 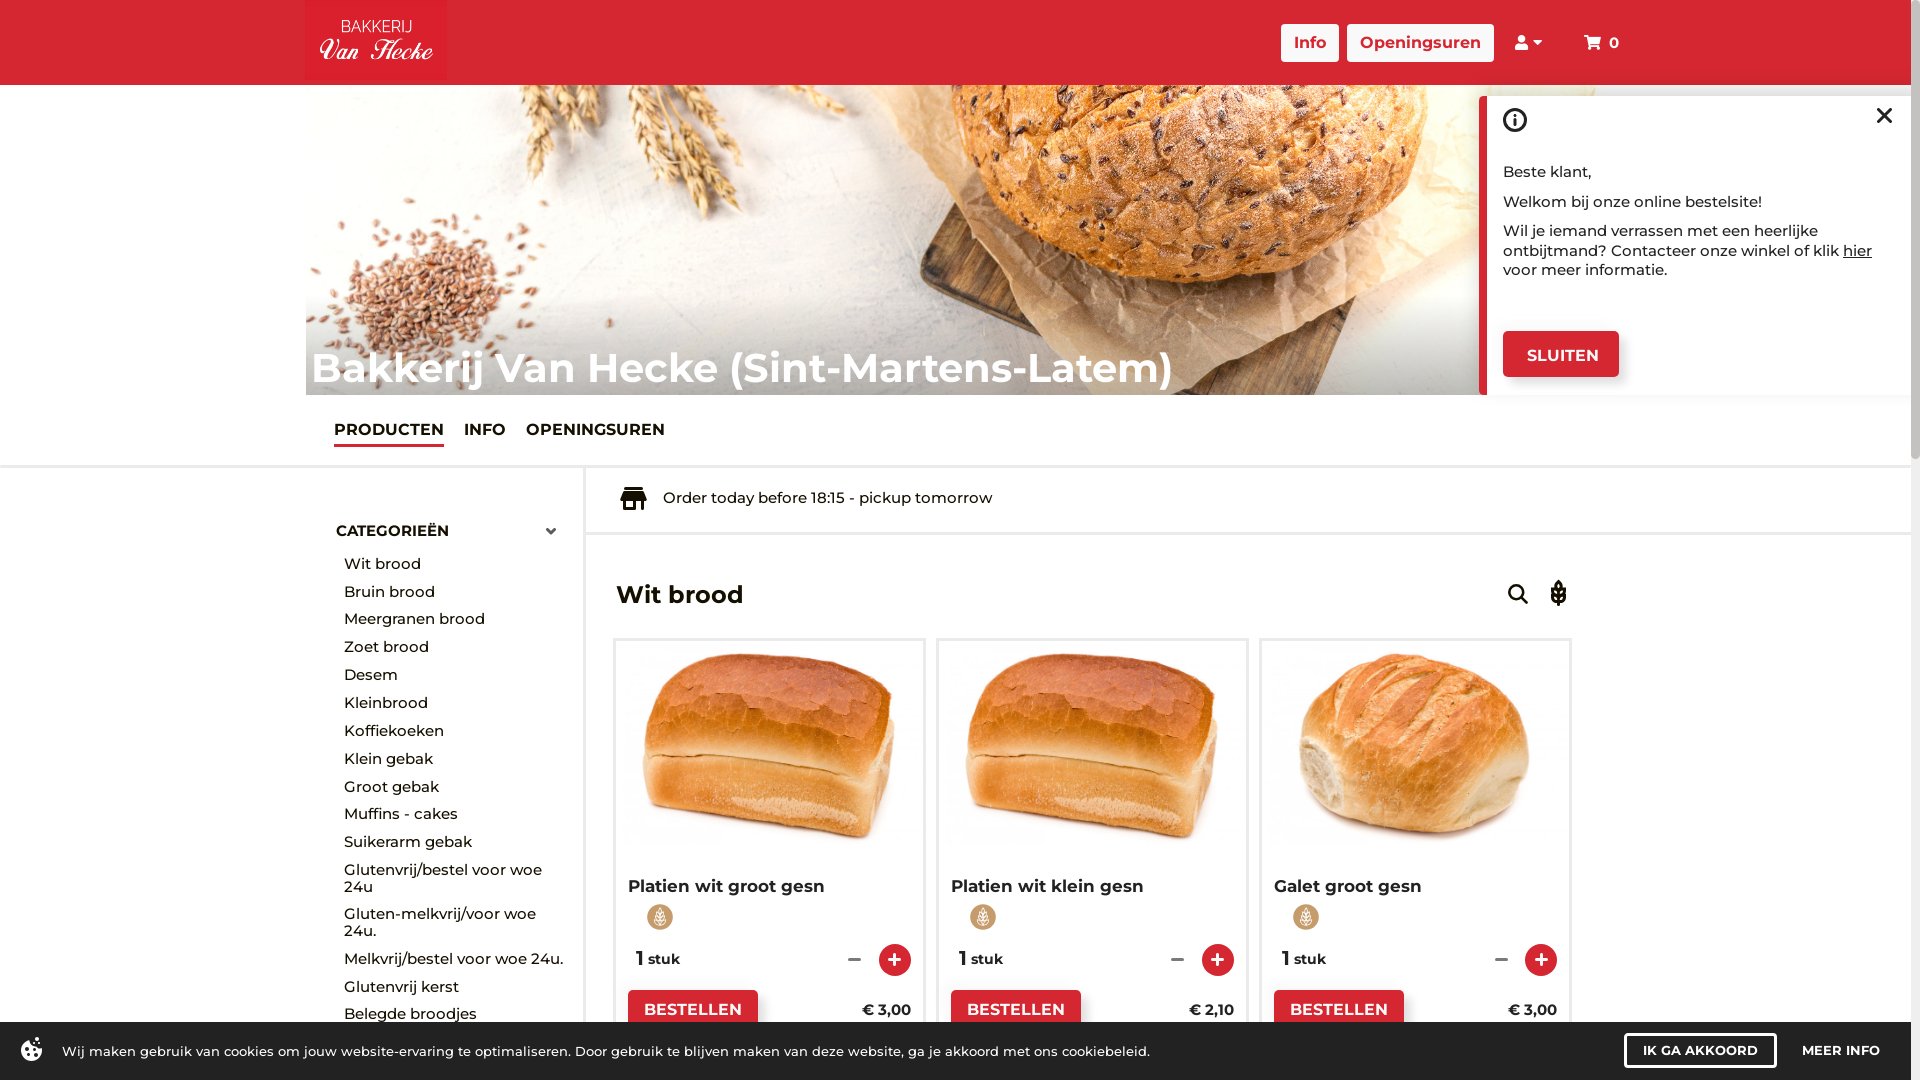 I want to click on 'Desem', so click(x=344, y=675).